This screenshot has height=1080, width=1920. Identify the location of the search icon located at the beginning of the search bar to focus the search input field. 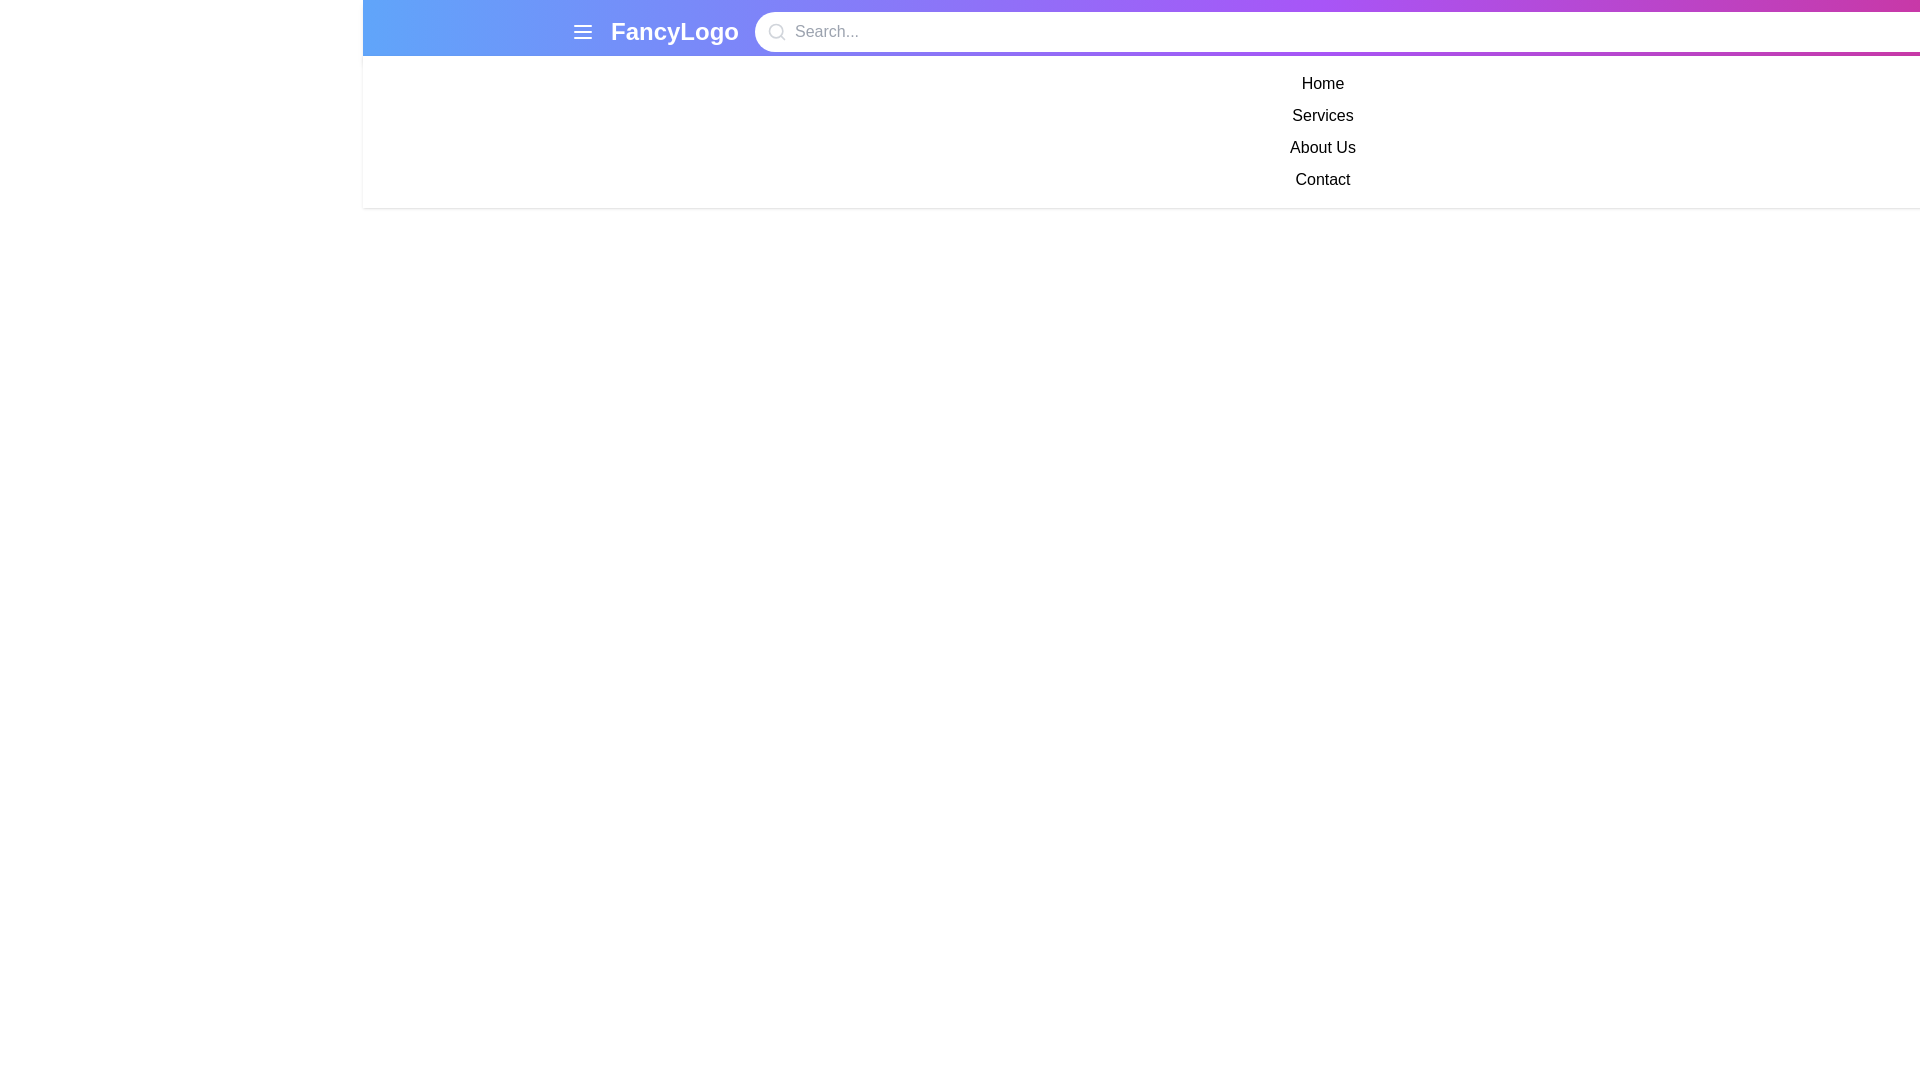
(776, 31).